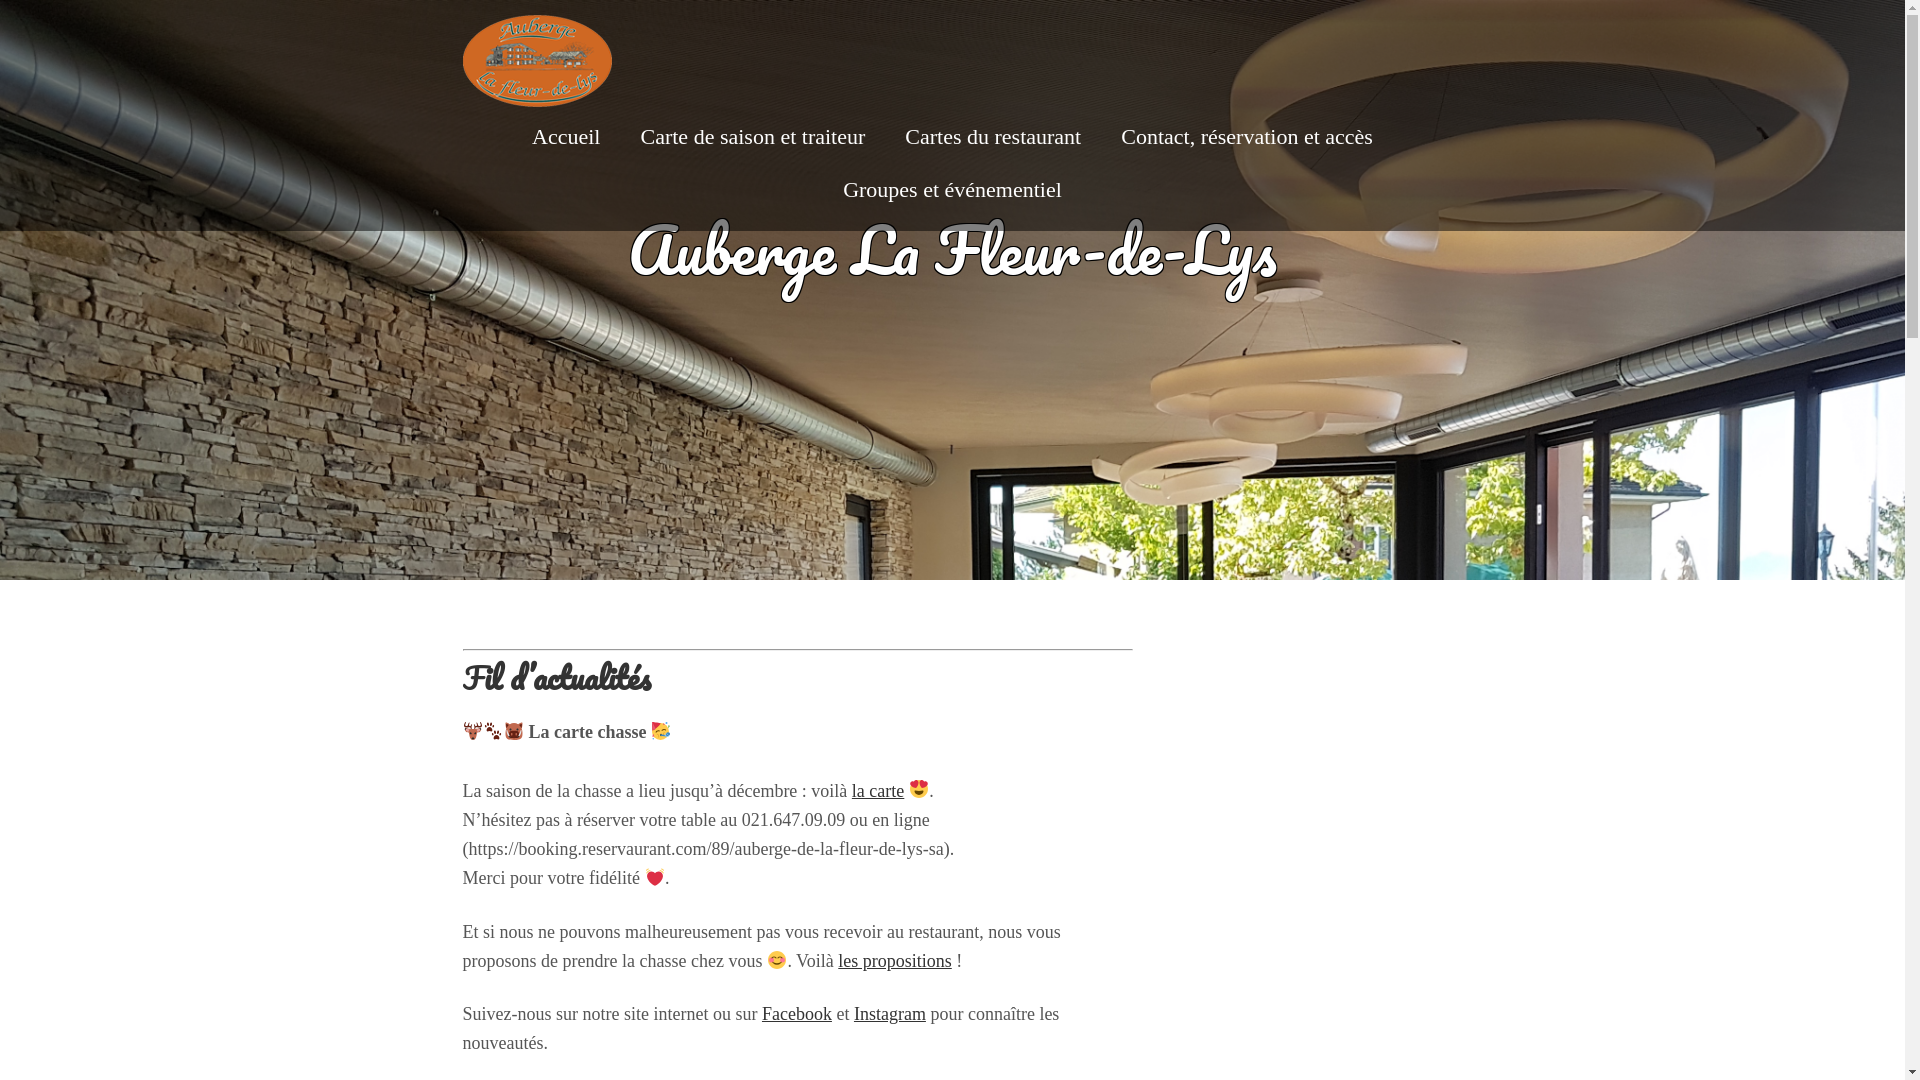 The height and width of the screenshot is (1080, 1920). Describe the element at coordinates (751, 135) in the screenshot. I see `'Carte de saison et traiteur'` at that location.